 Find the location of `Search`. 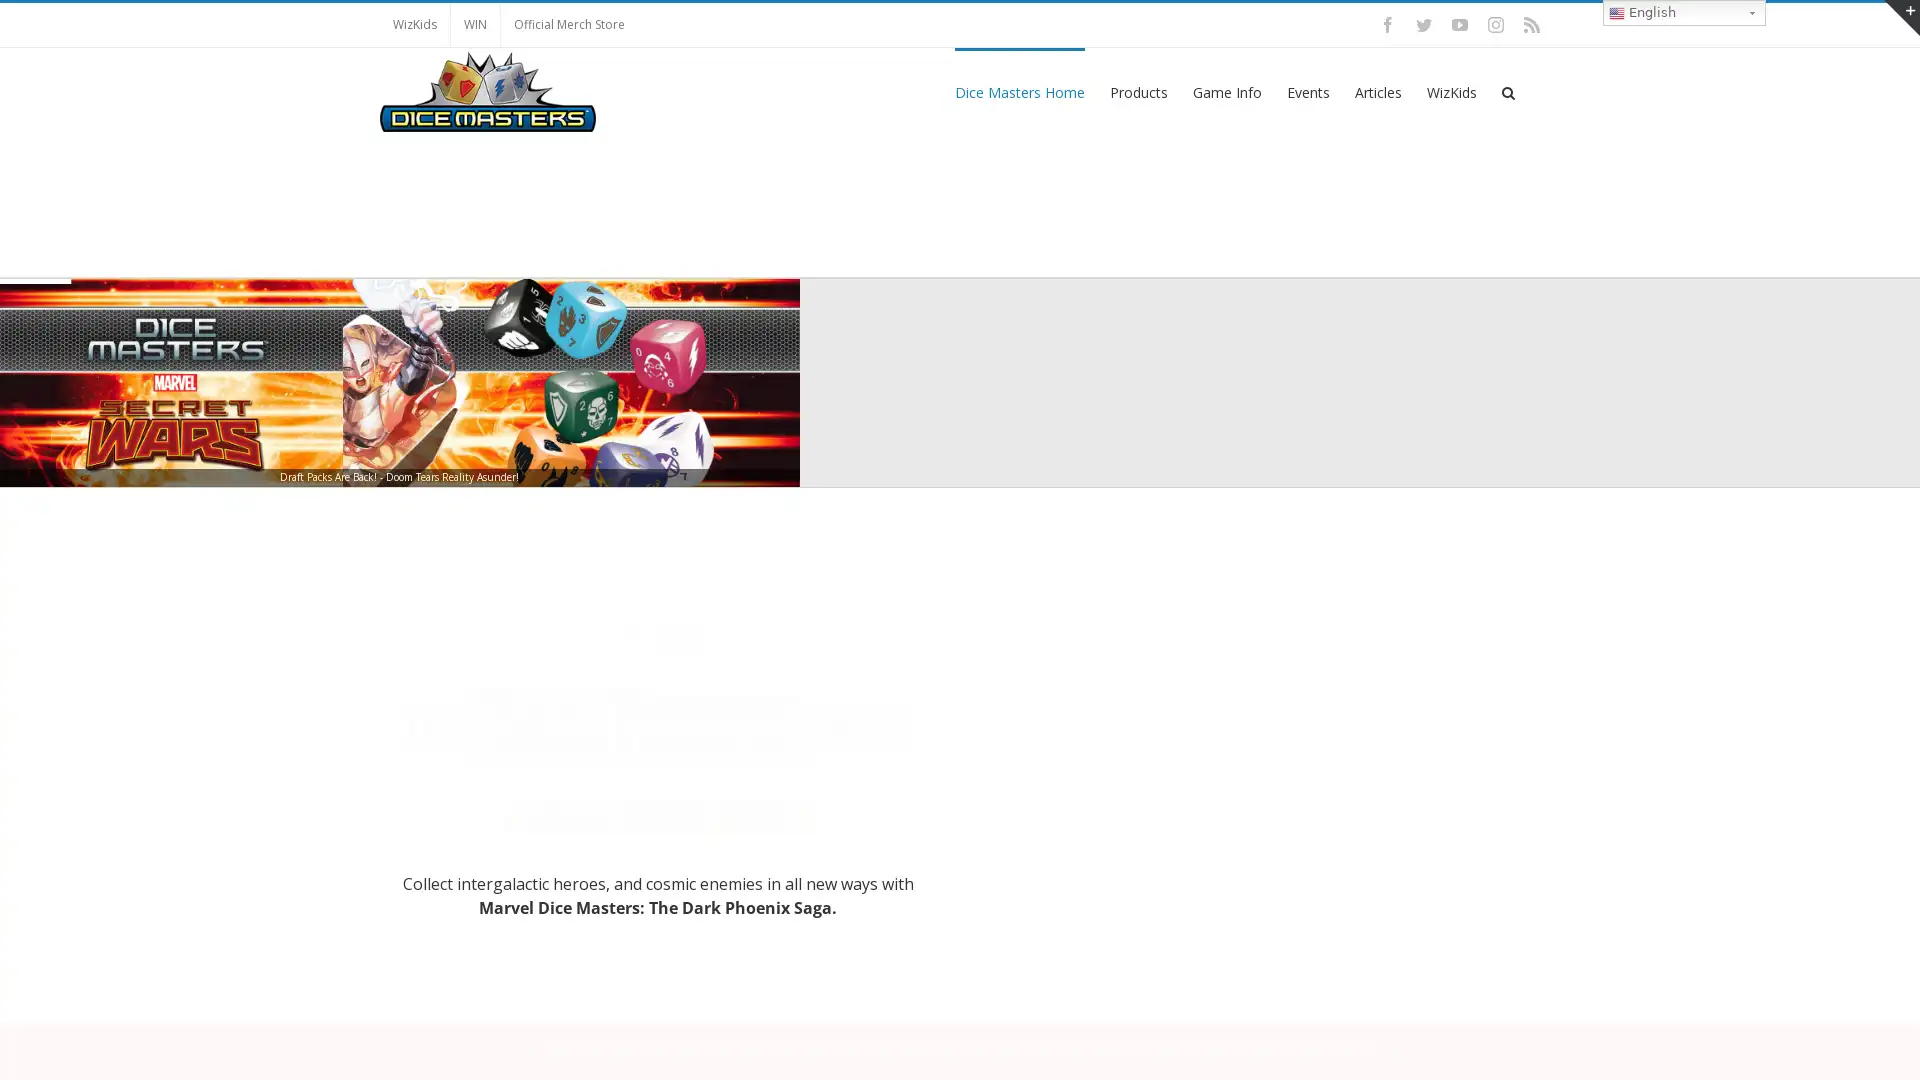

Search is located at coordinates (1508, 91).